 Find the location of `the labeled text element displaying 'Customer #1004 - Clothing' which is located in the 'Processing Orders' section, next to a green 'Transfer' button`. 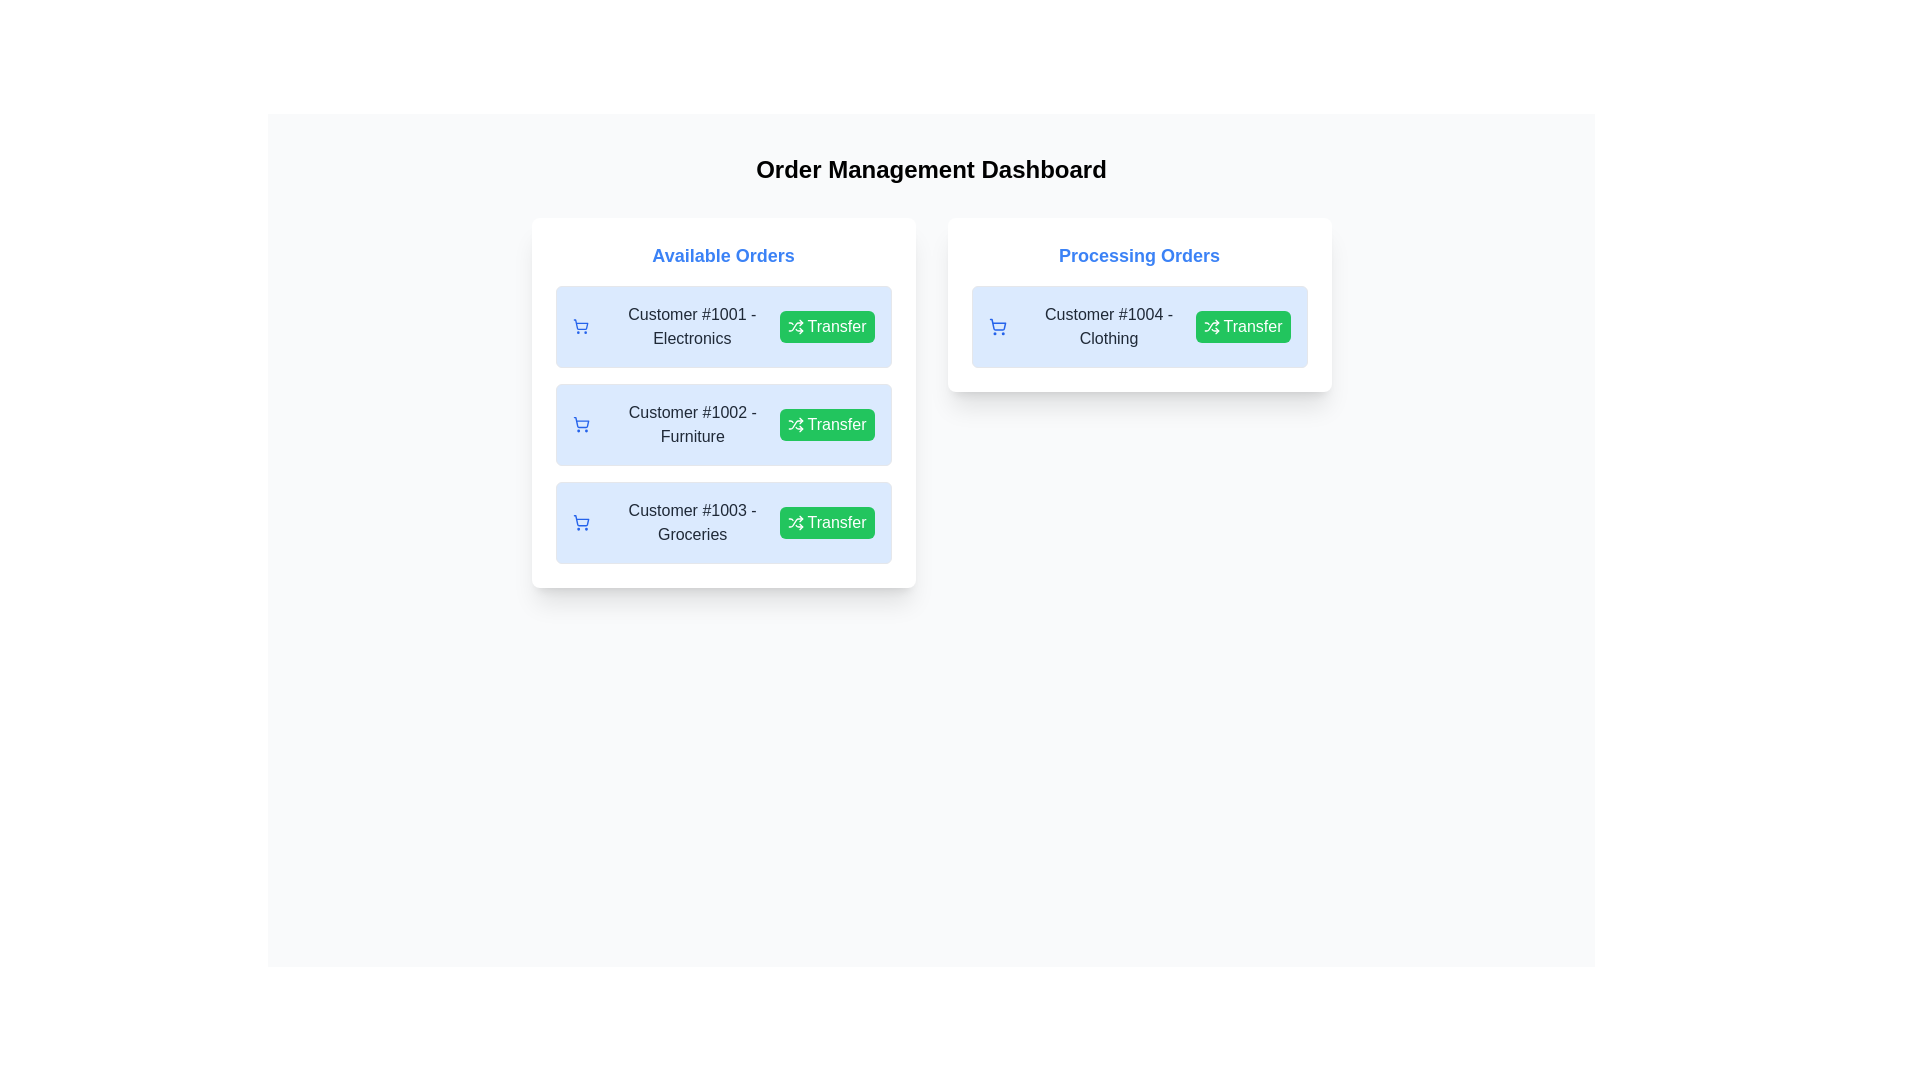

the labeled text element displaying 'Customer #1004 - Clothing' which is located in the 'Processing Orders' section, next to a green 'Transfer' button is located at coordinates (1091, 326).